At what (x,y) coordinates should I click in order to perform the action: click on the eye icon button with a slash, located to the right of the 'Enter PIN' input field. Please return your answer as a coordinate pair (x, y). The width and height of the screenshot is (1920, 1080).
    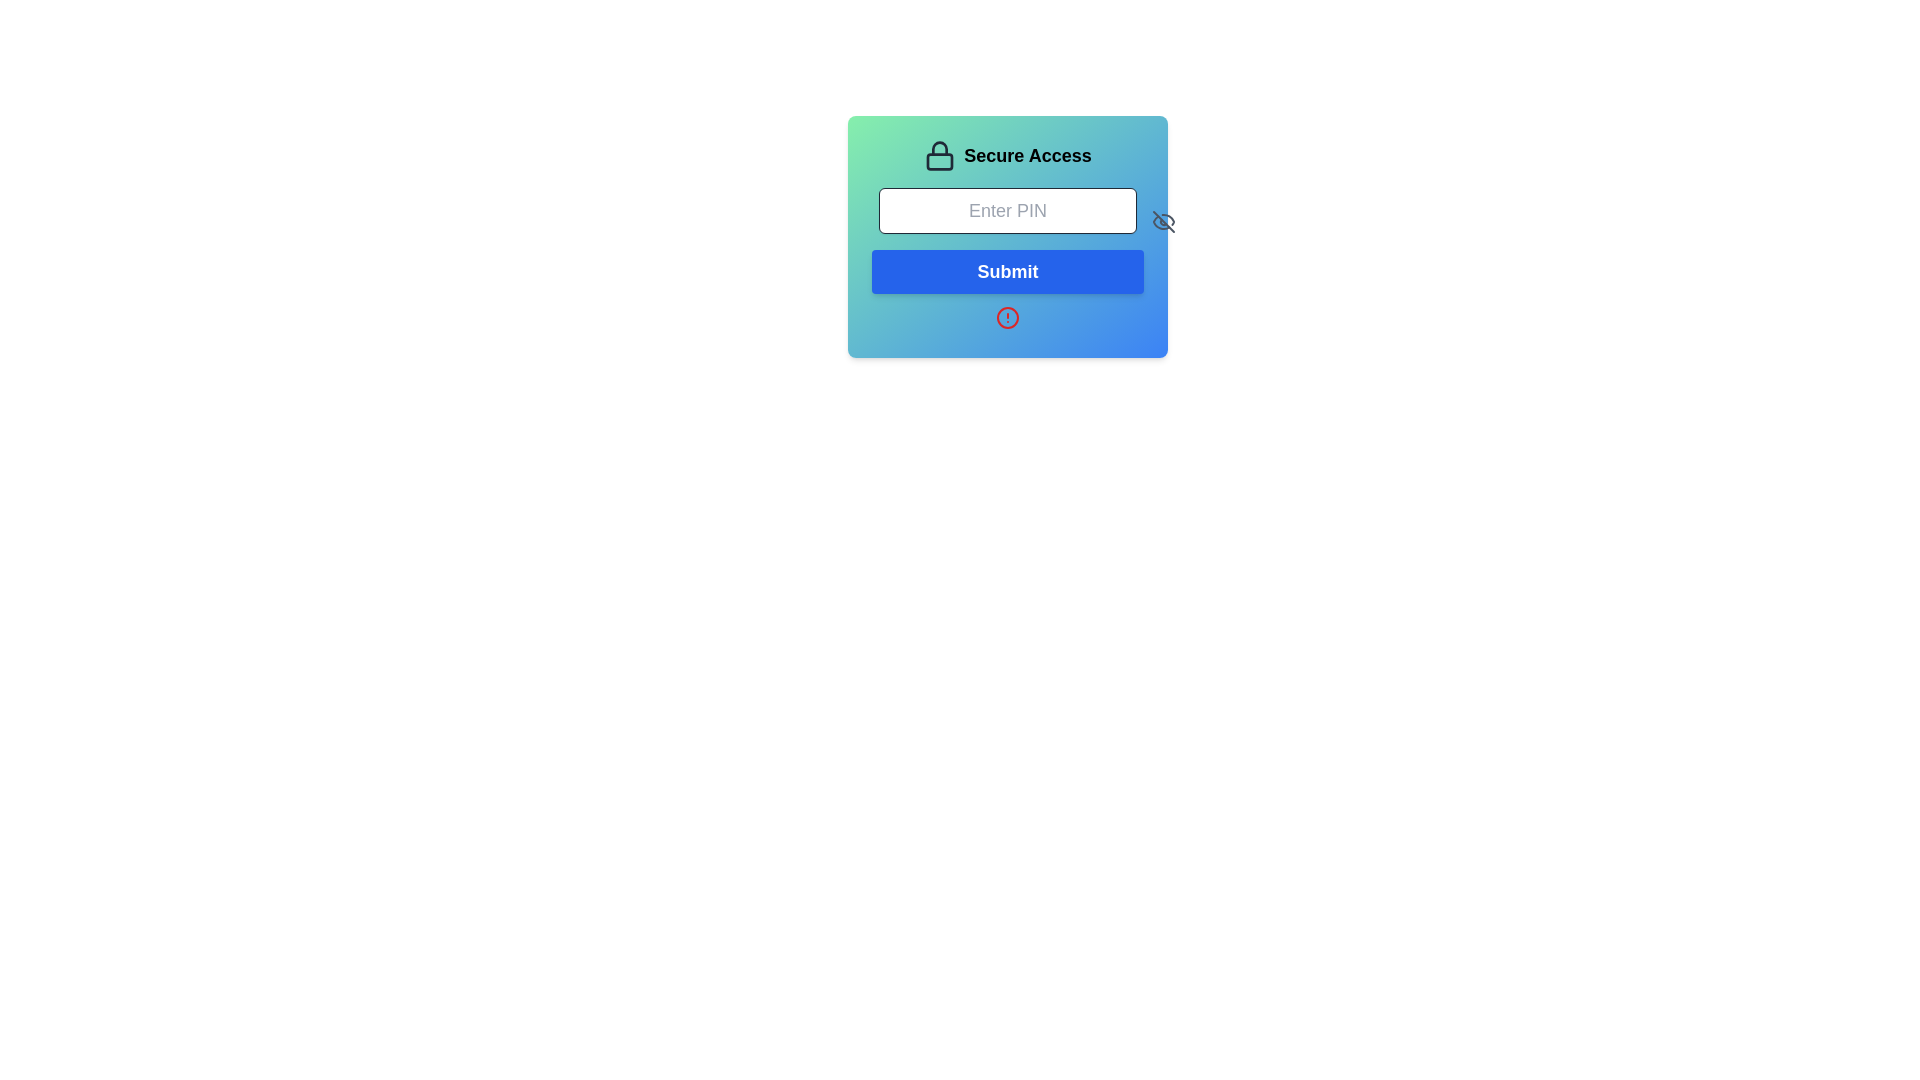
    Looking at the image, I should click on (1163, 222).